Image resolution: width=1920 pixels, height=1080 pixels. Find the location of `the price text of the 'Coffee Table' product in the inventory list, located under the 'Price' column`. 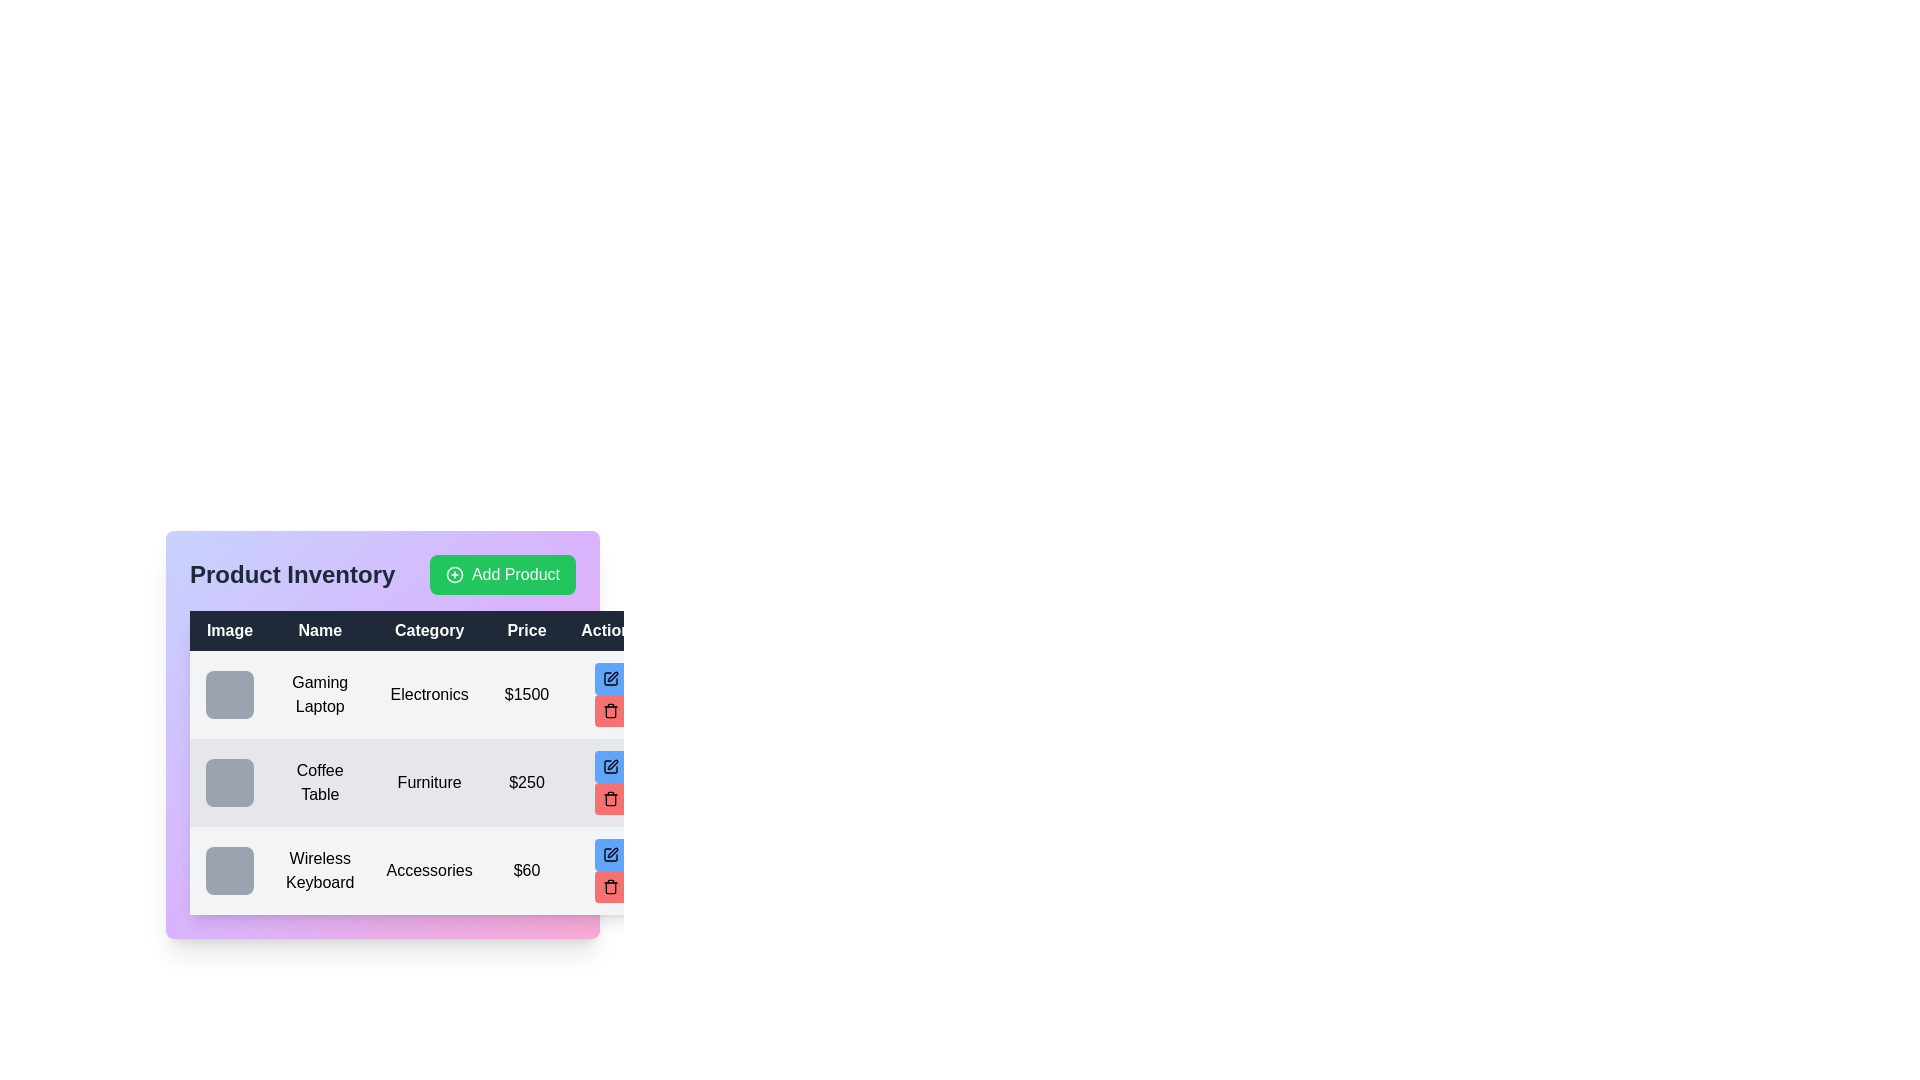

the price text of the 'Coffee Table' product in the inventory list, located under the 'Price' column is located at coordinates (527, 782).